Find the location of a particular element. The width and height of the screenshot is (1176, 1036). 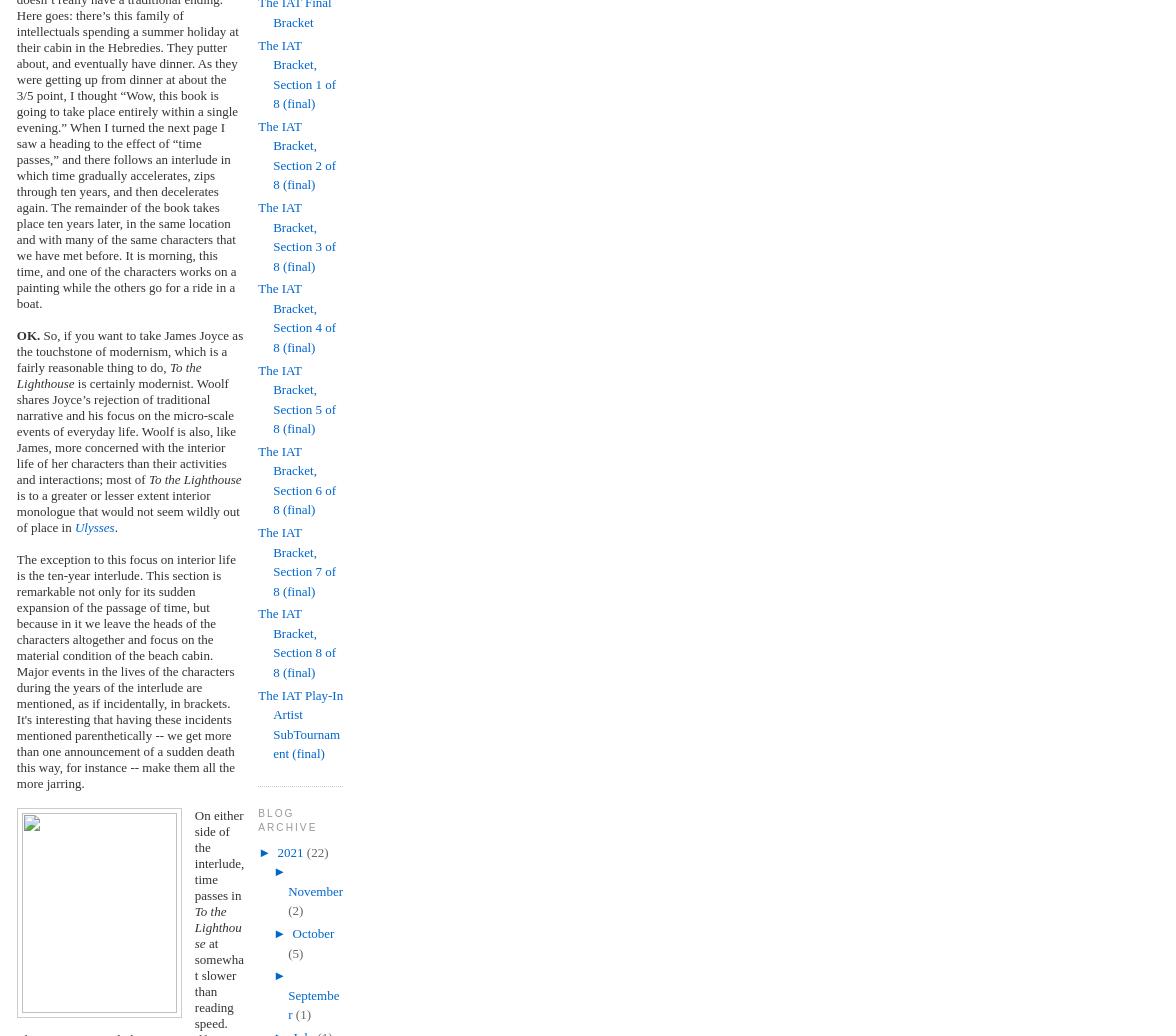

'(5)' is located at coordinates (294, 952).